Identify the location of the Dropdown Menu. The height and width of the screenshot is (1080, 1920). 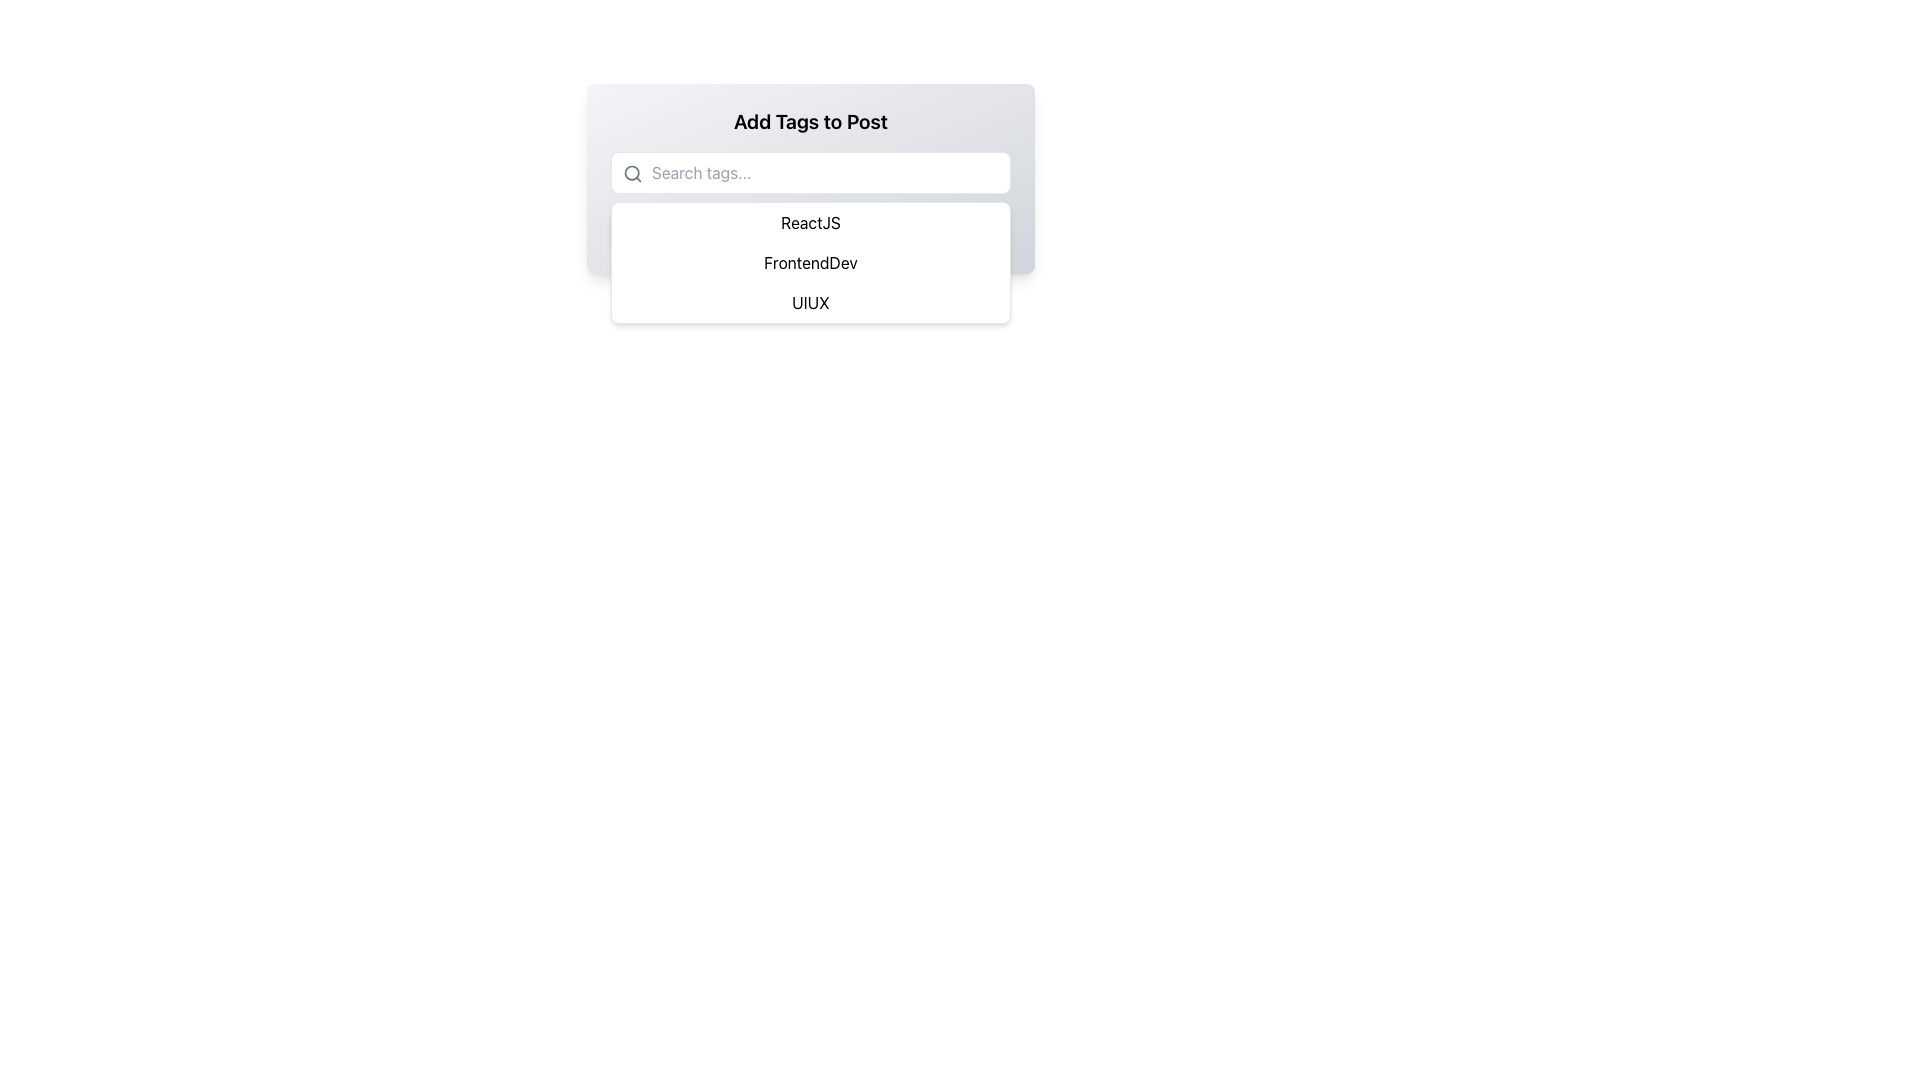
(811, 261).